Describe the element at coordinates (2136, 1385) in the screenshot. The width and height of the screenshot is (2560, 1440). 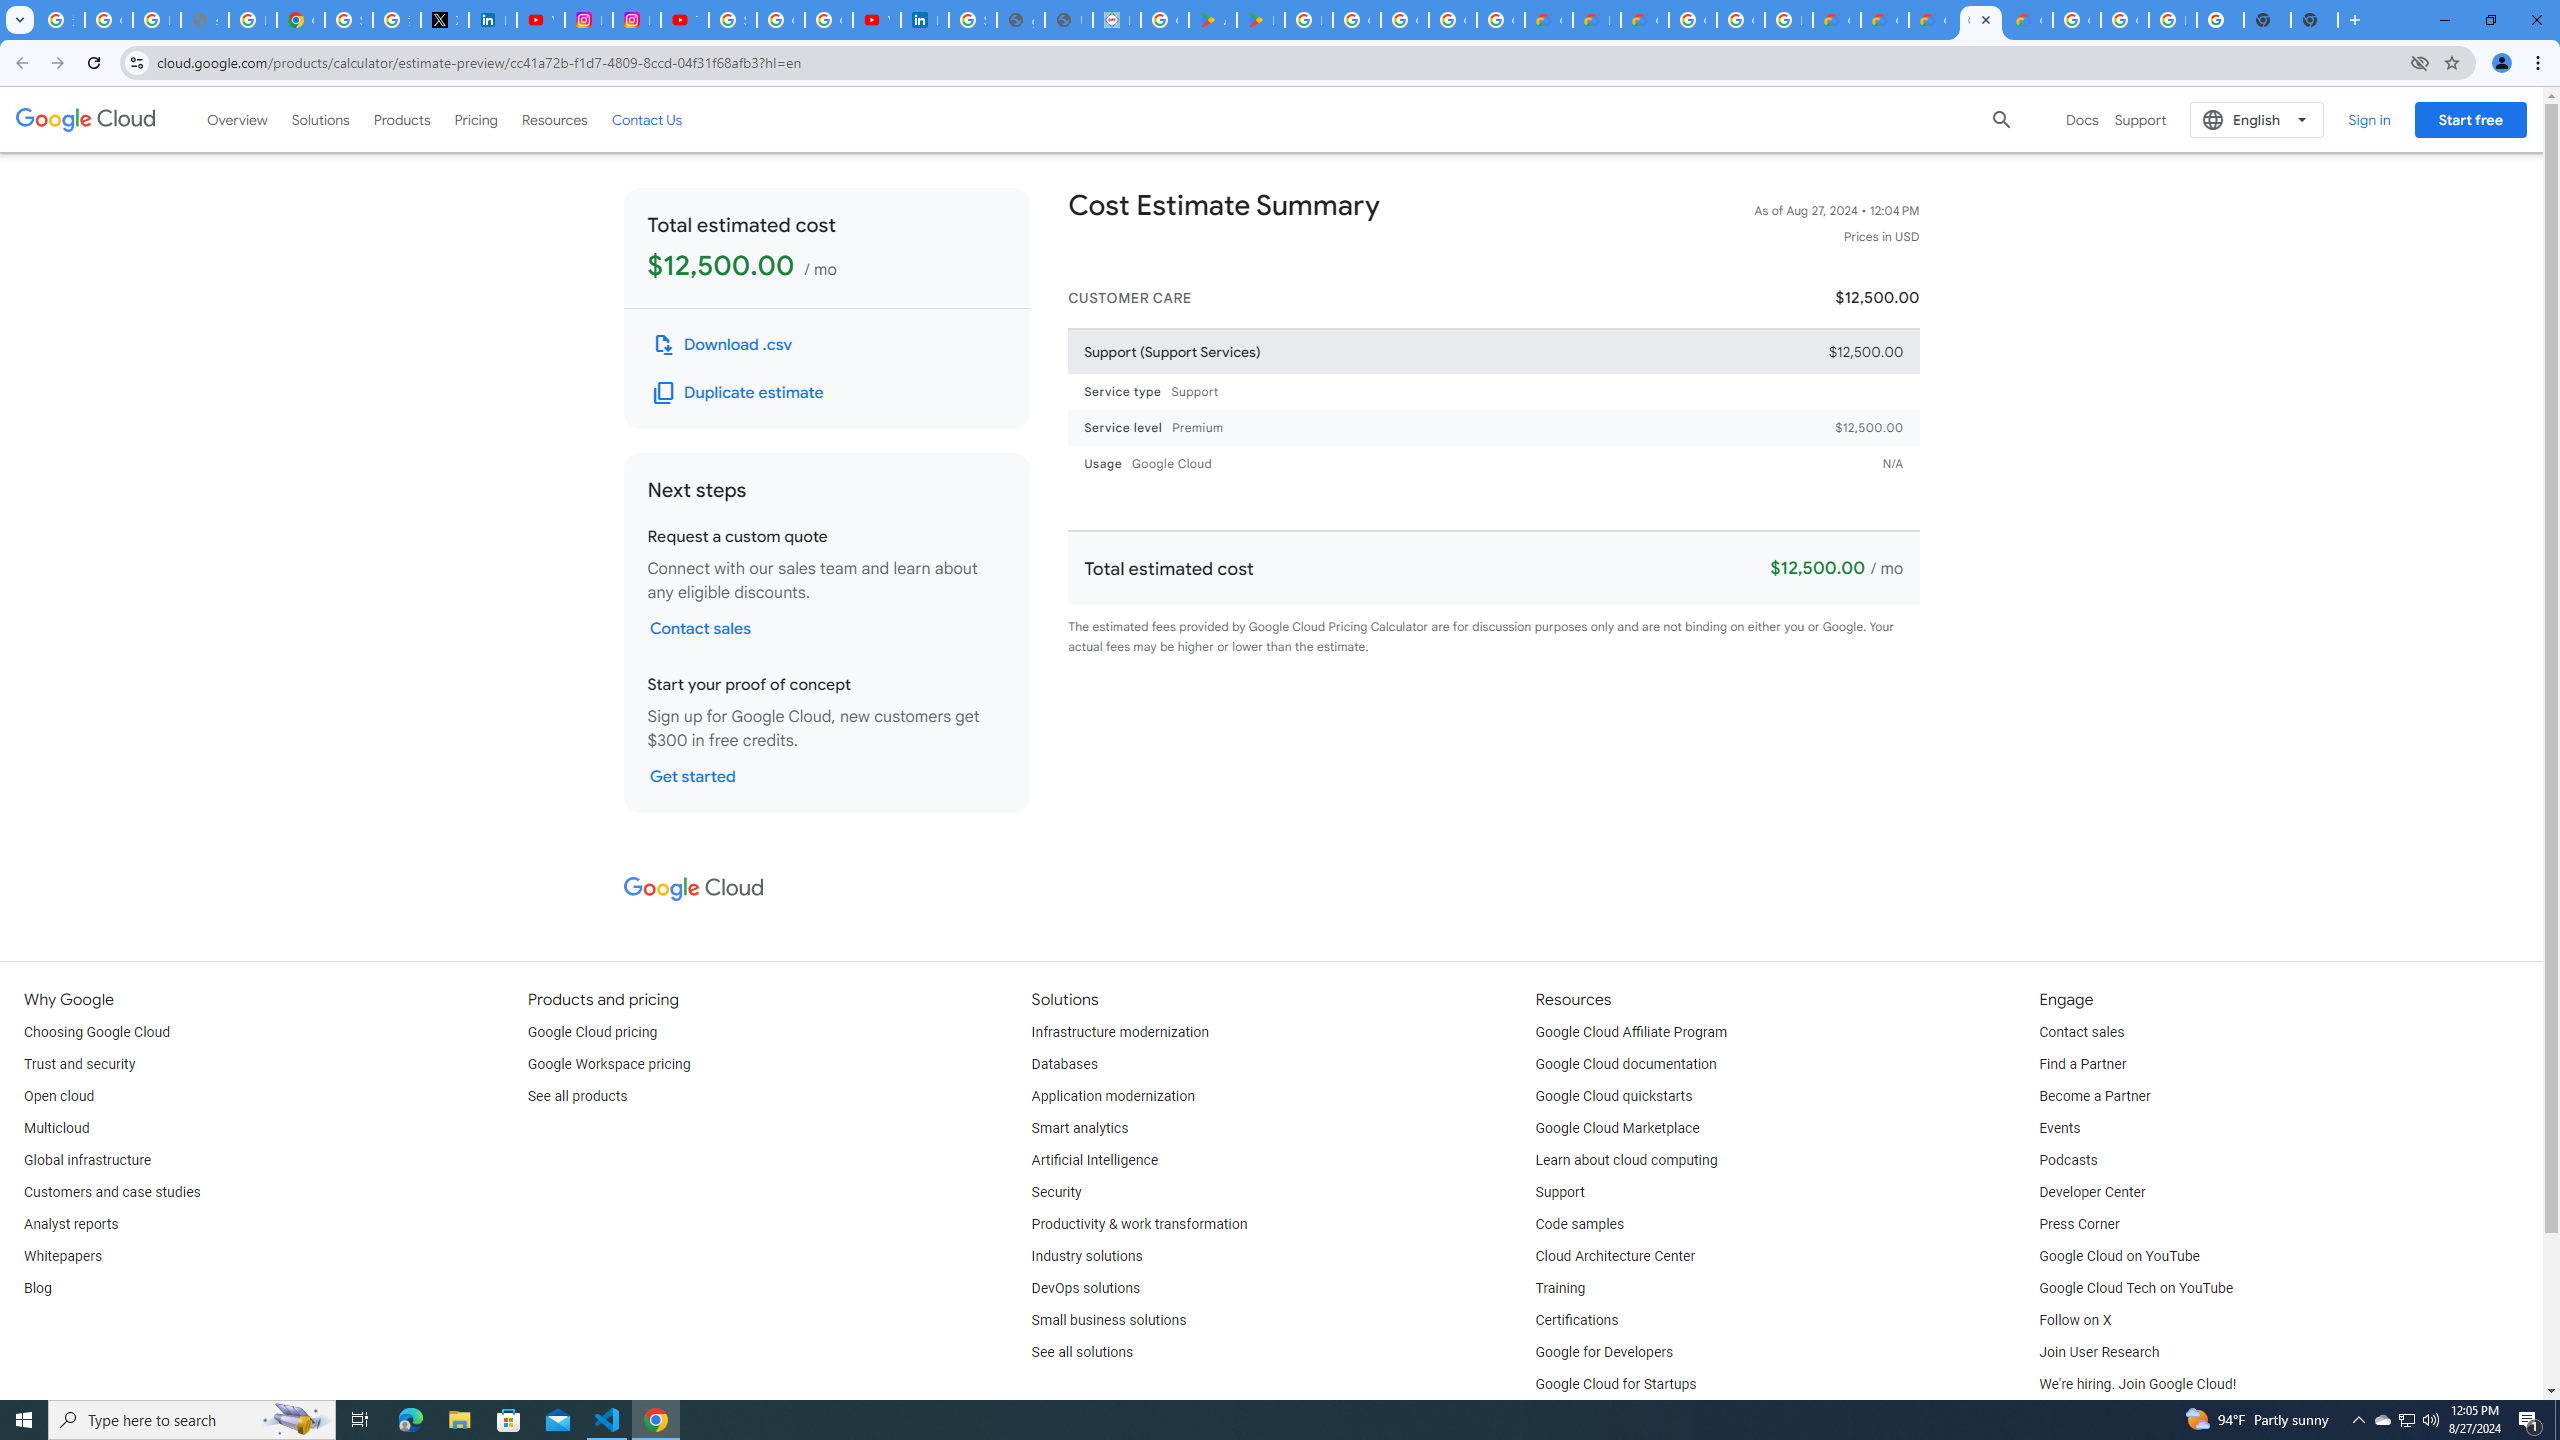
I see `'We'` at that location.